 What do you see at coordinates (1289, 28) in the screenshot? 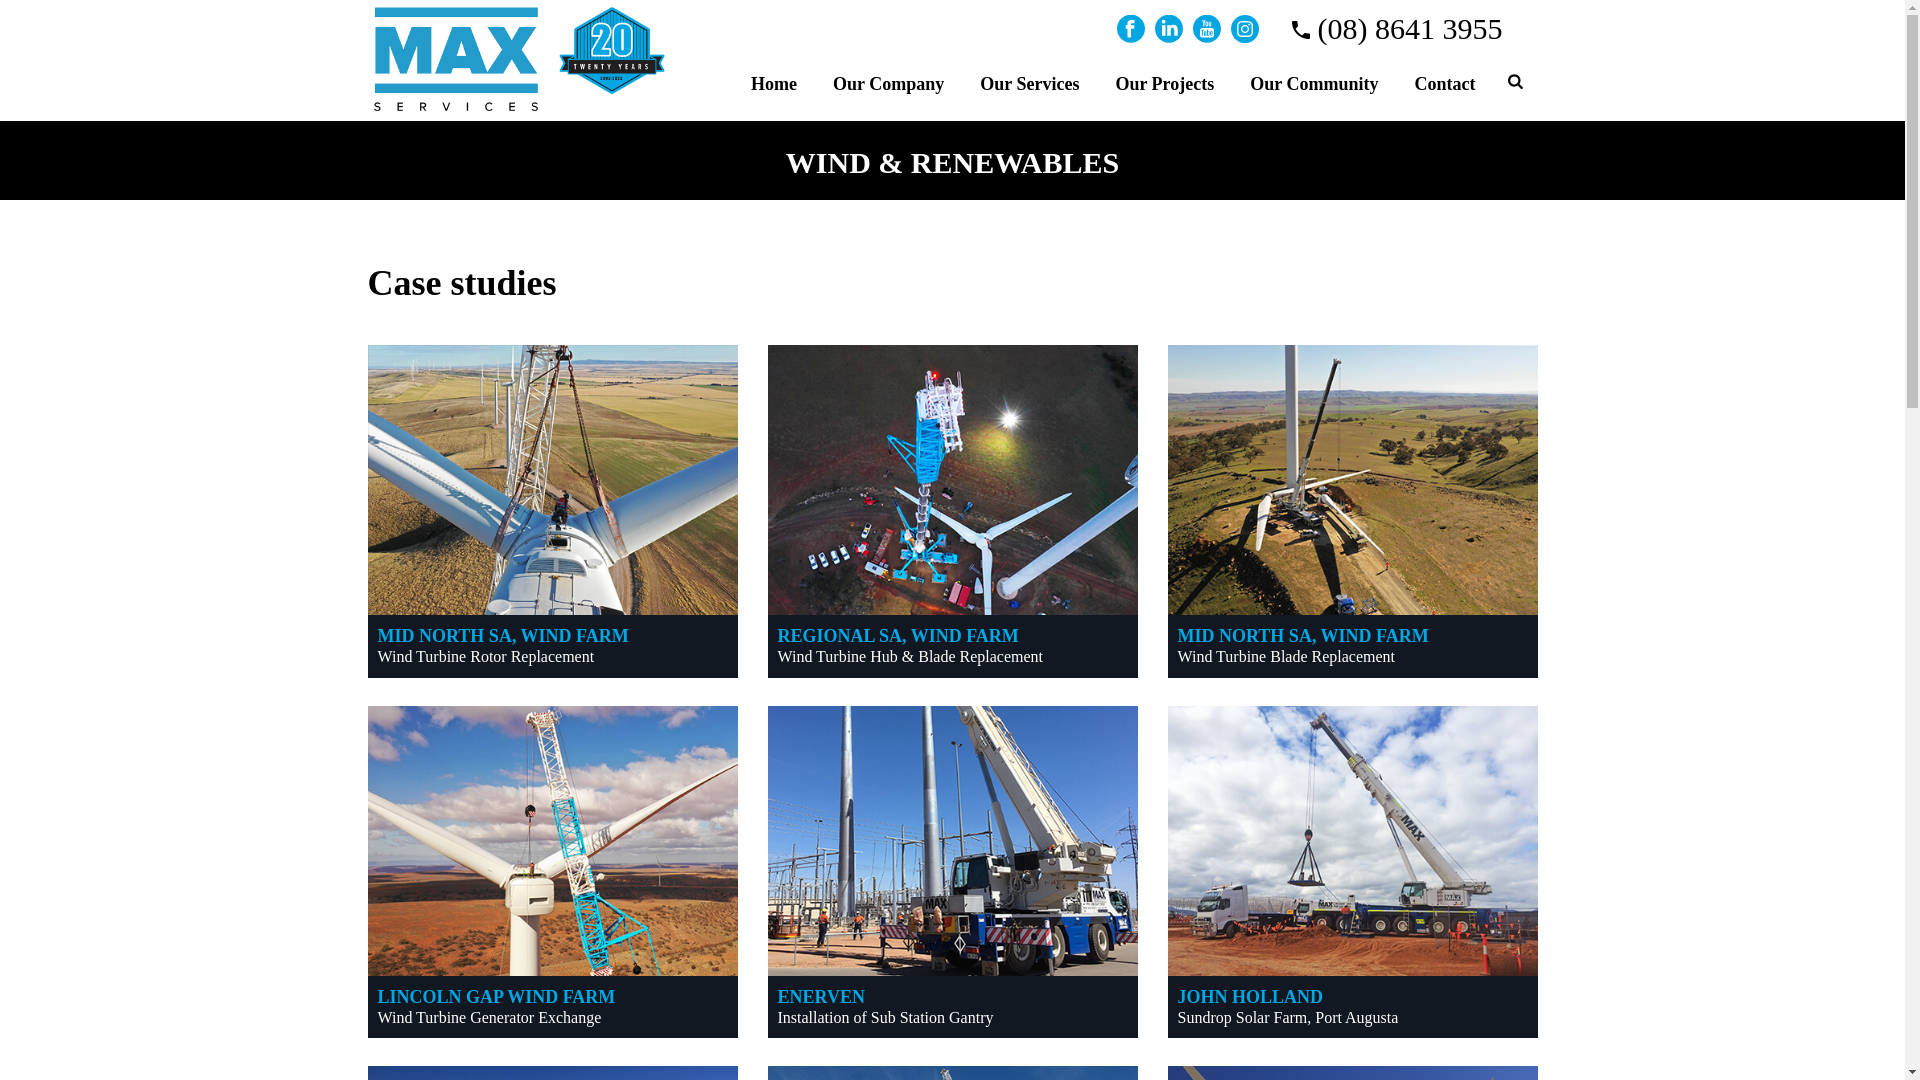
I see `'(08) 8641 3955'` at bounding box center [1289, 28].